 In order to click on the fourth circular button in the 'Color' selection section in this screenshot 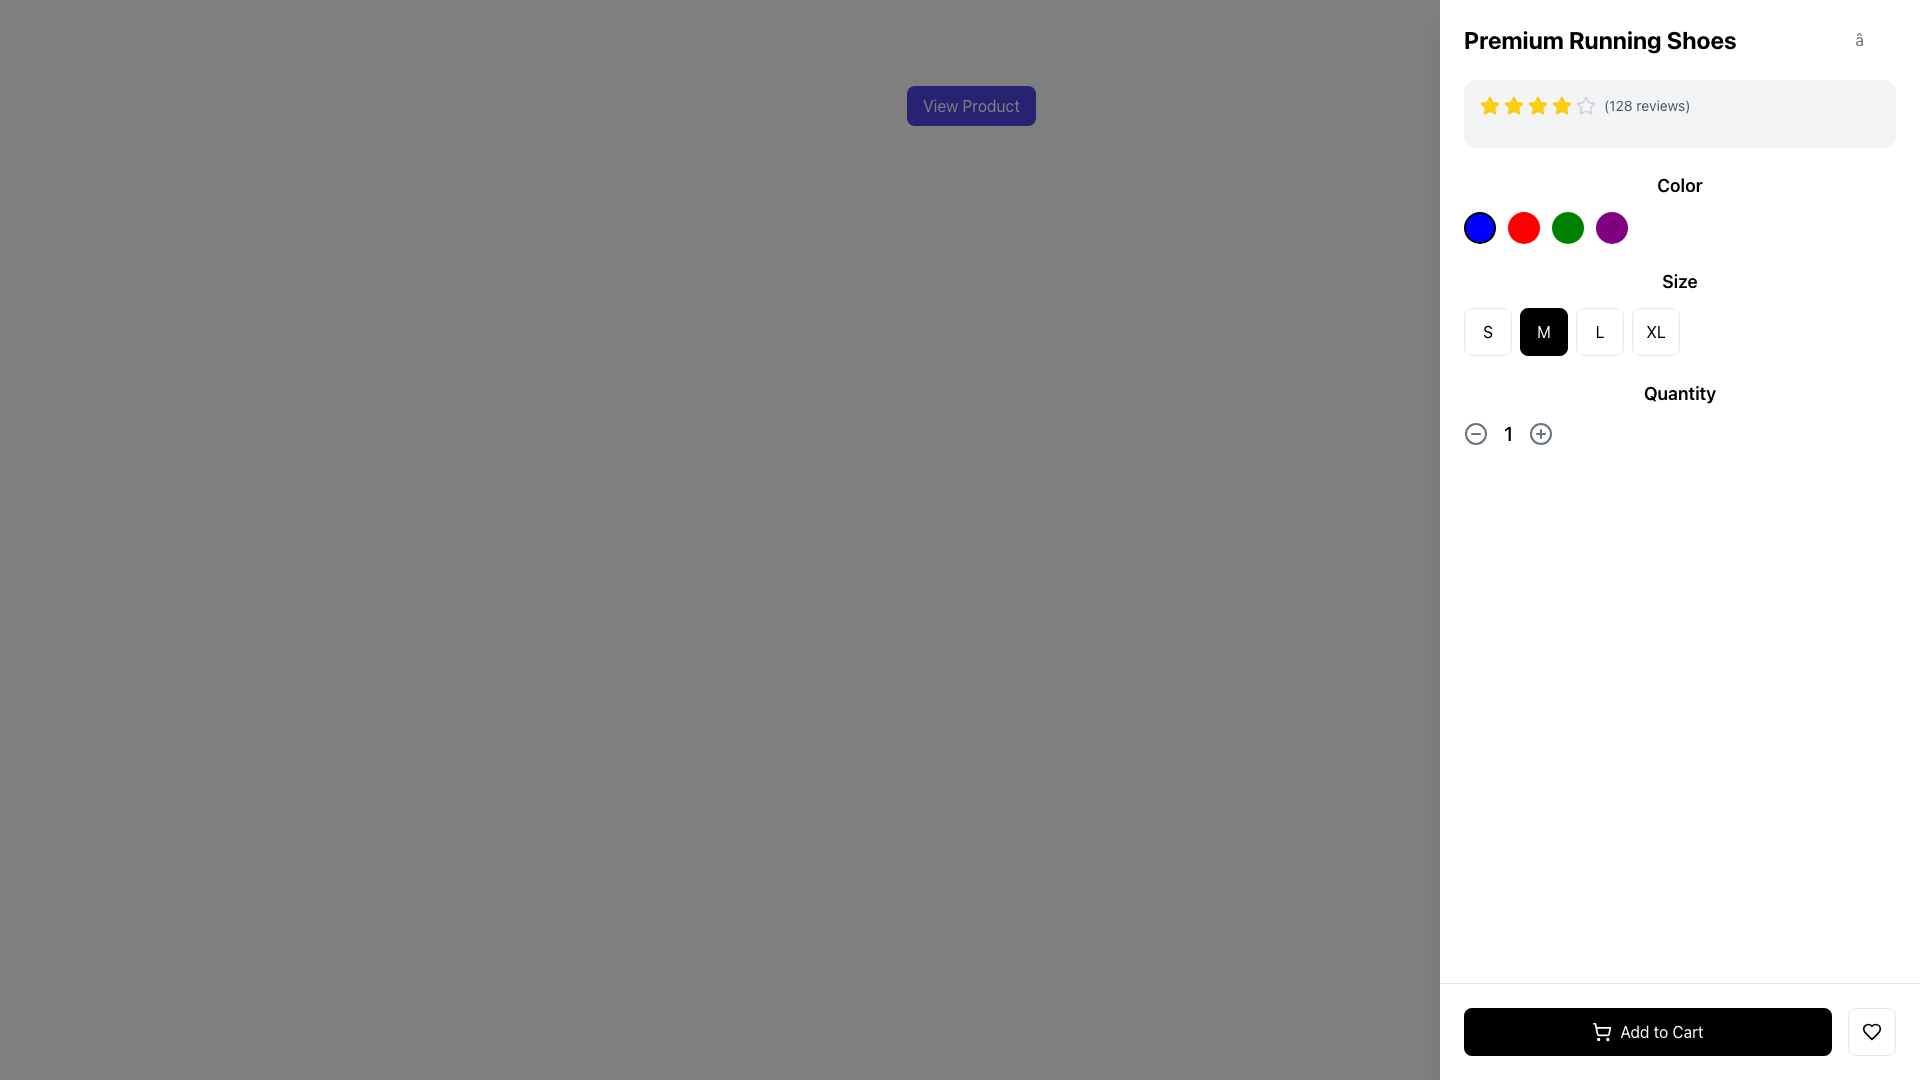, I will do `click(1612, 226)`.